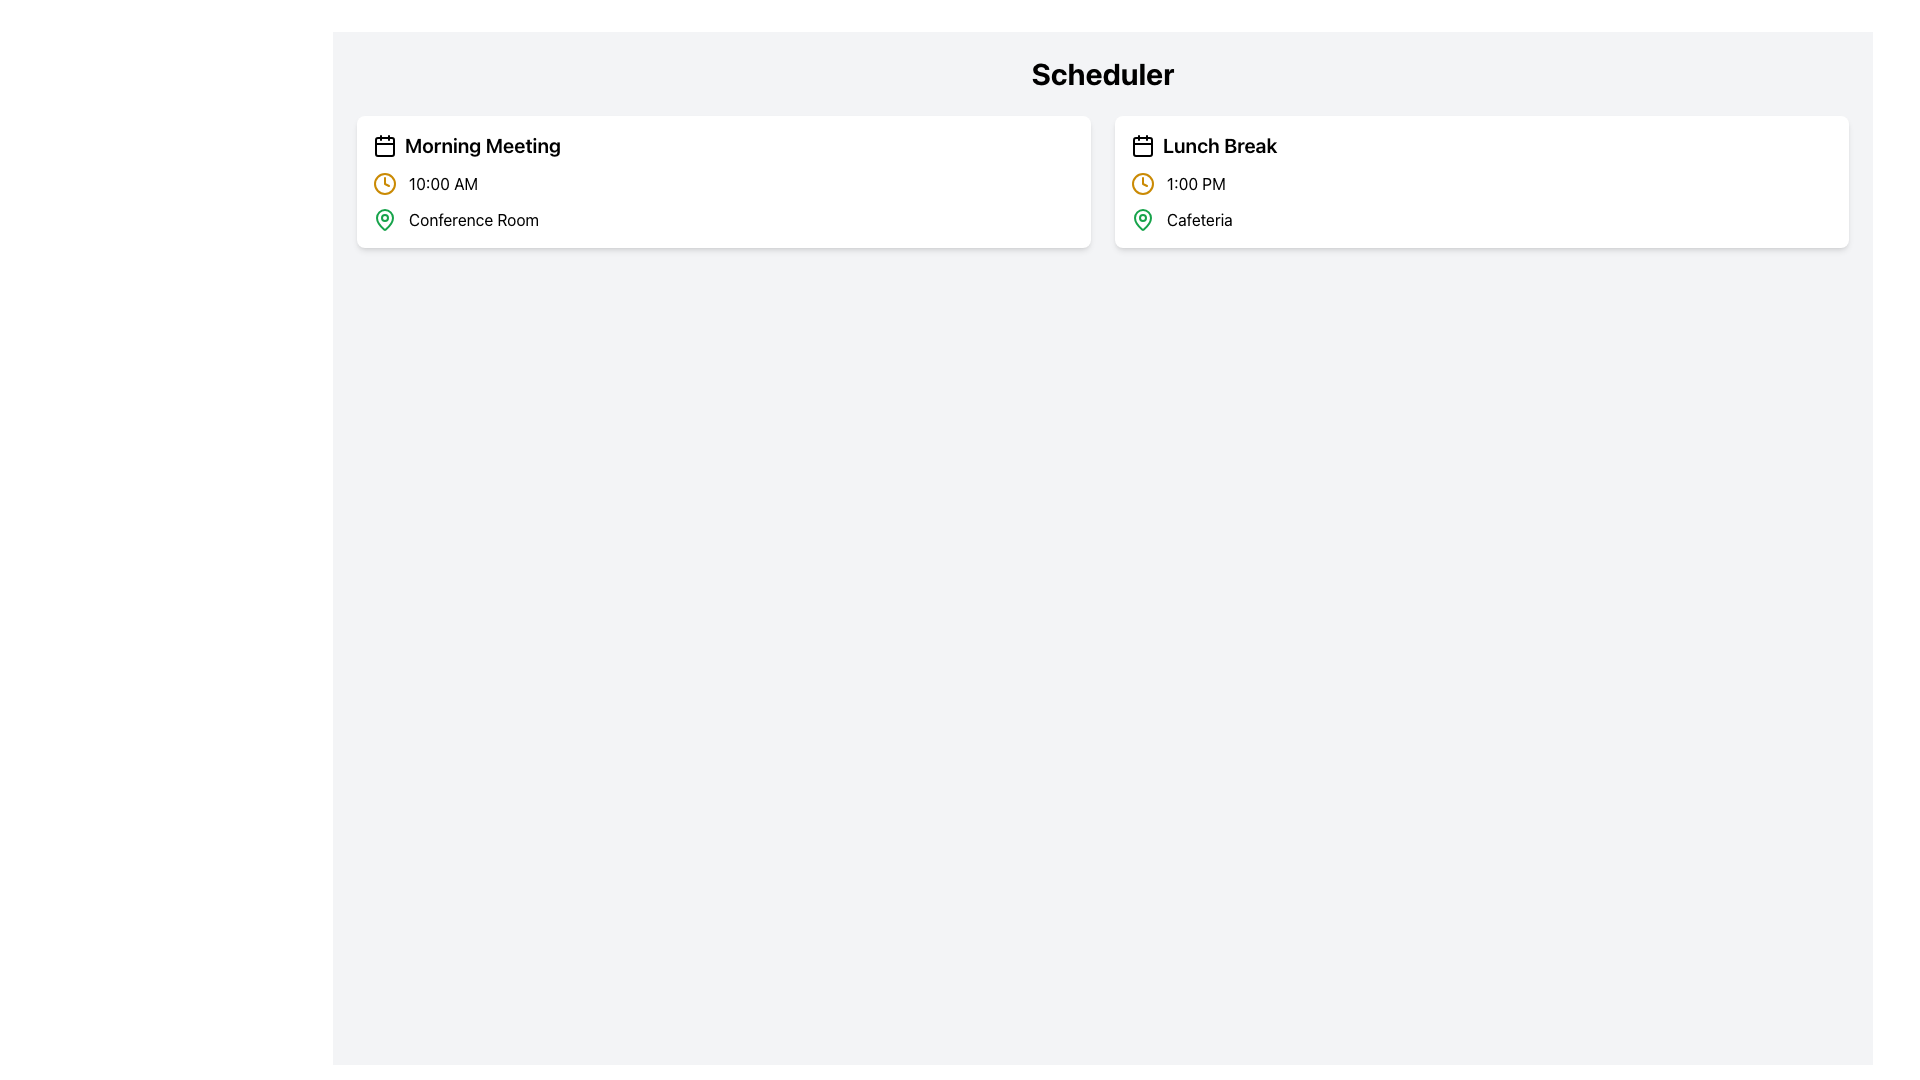 The image size is (1920, 1080). What do you see at coordinates (1196, 184) in the screenshot?
I see `the static text label displaying '1:00 PM', which is located within the 'Lunch Break' card, adjacent to a yellow clock icon and above the word 'Cafeteria'` at bounding box center [1196, 184].